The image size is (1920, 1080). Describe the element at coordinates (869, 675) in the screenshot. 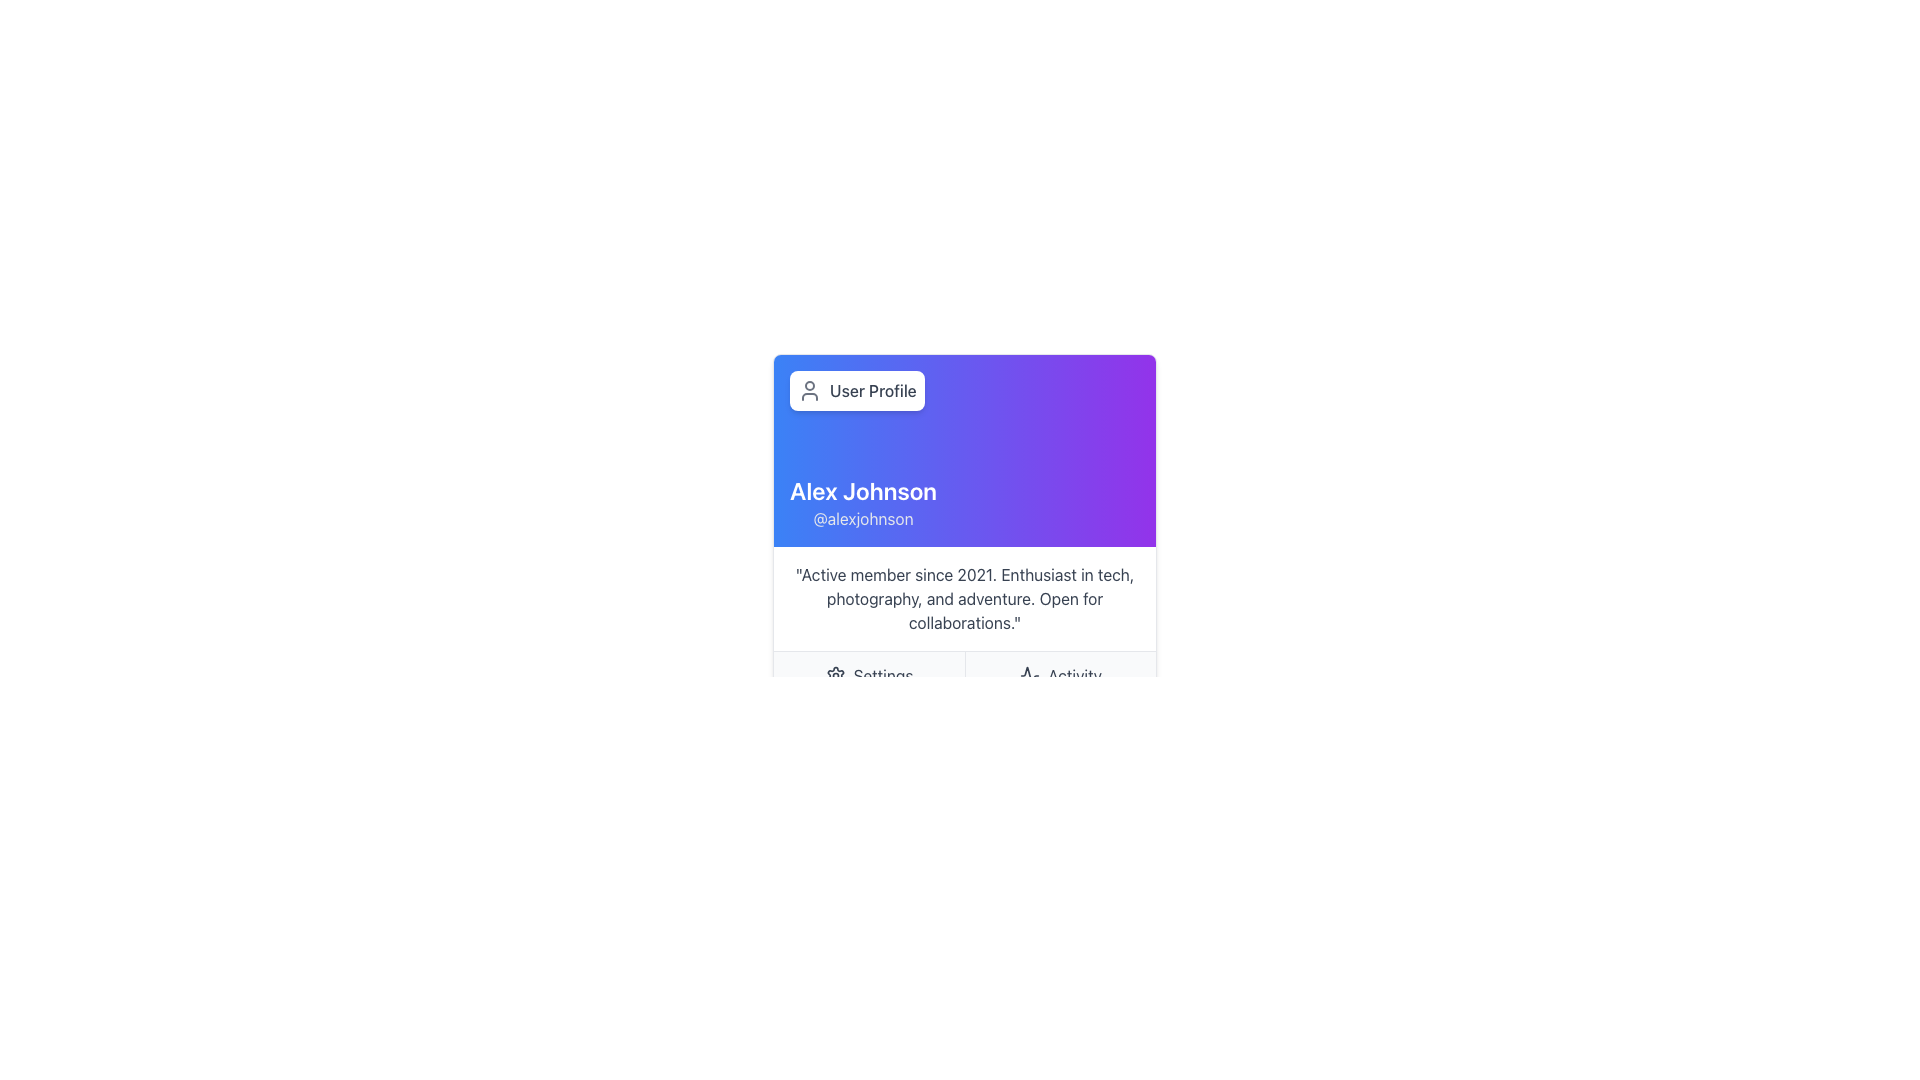

I see `the 'Settings' button, which is a text label with a gear icon, located in the lower section of the interface` at that location.